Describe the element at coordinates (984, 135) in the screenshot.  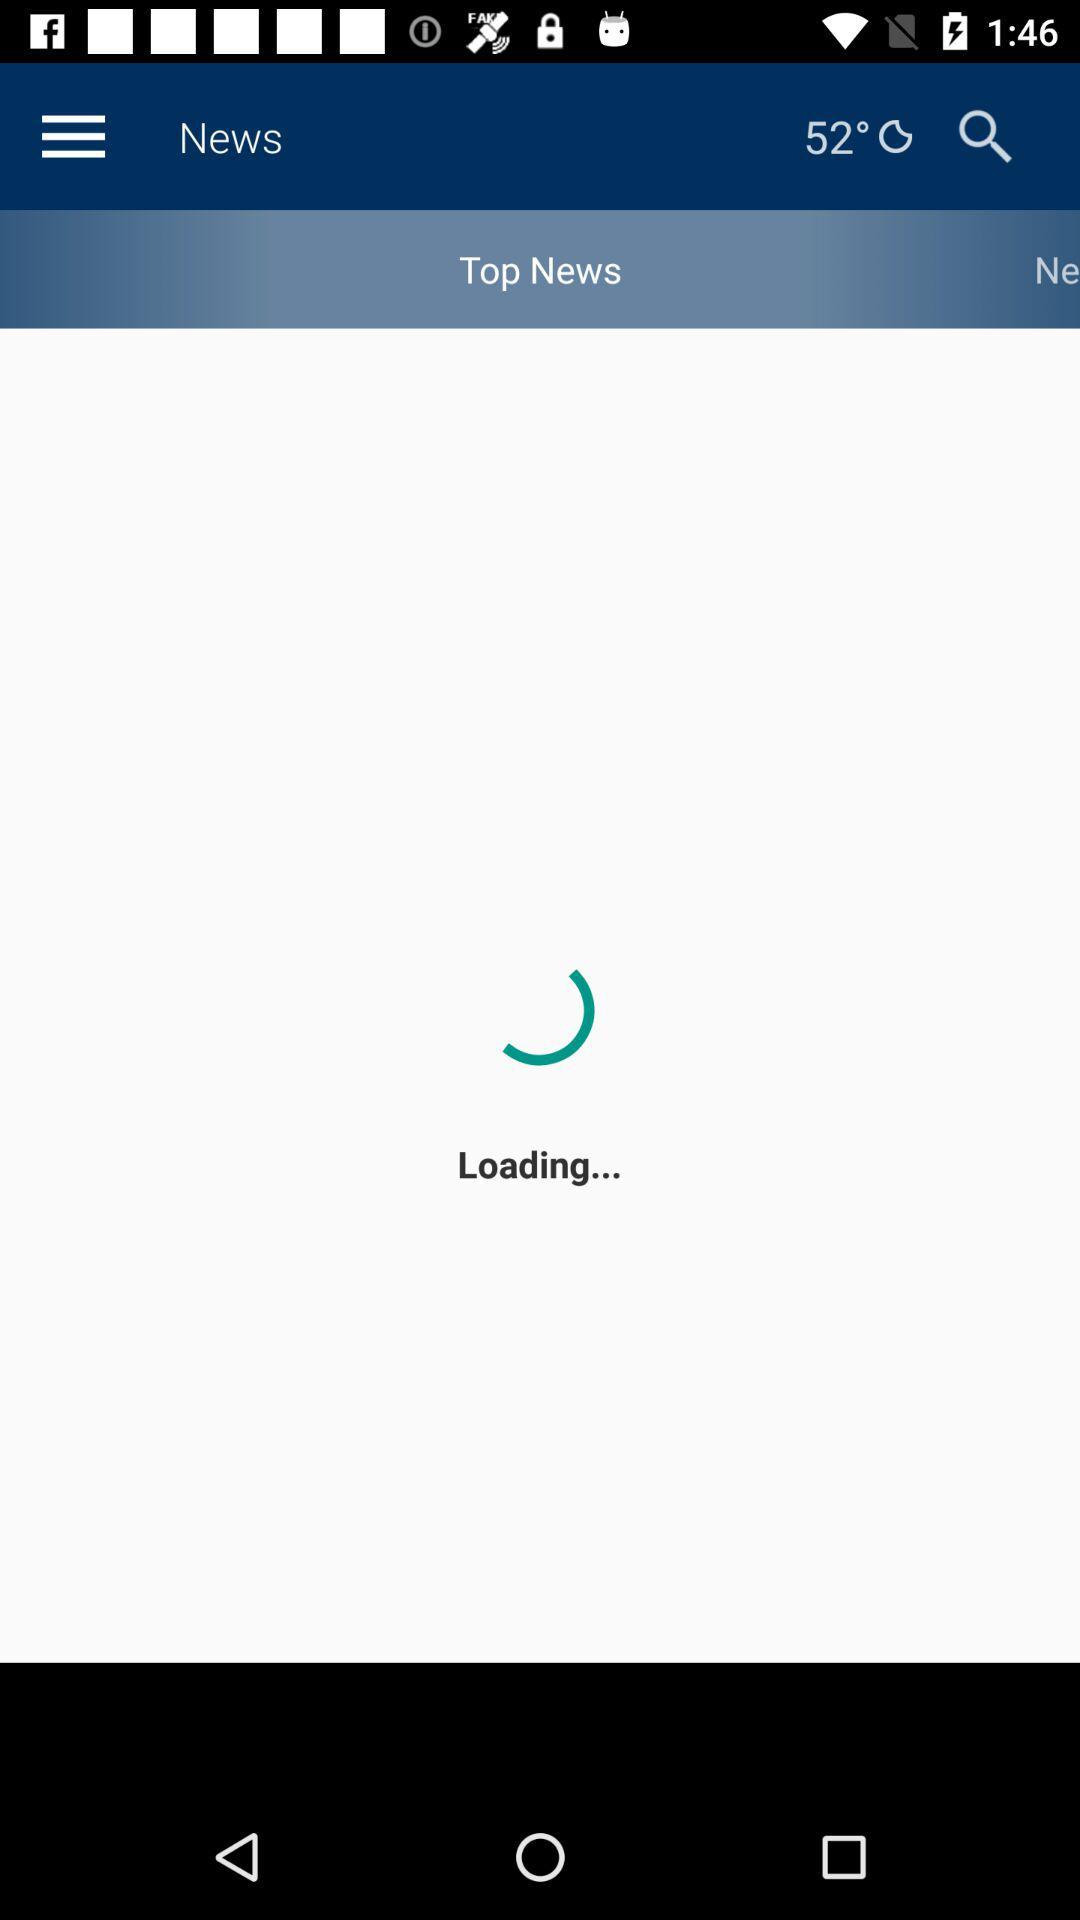
I see `the search icon` at that location.